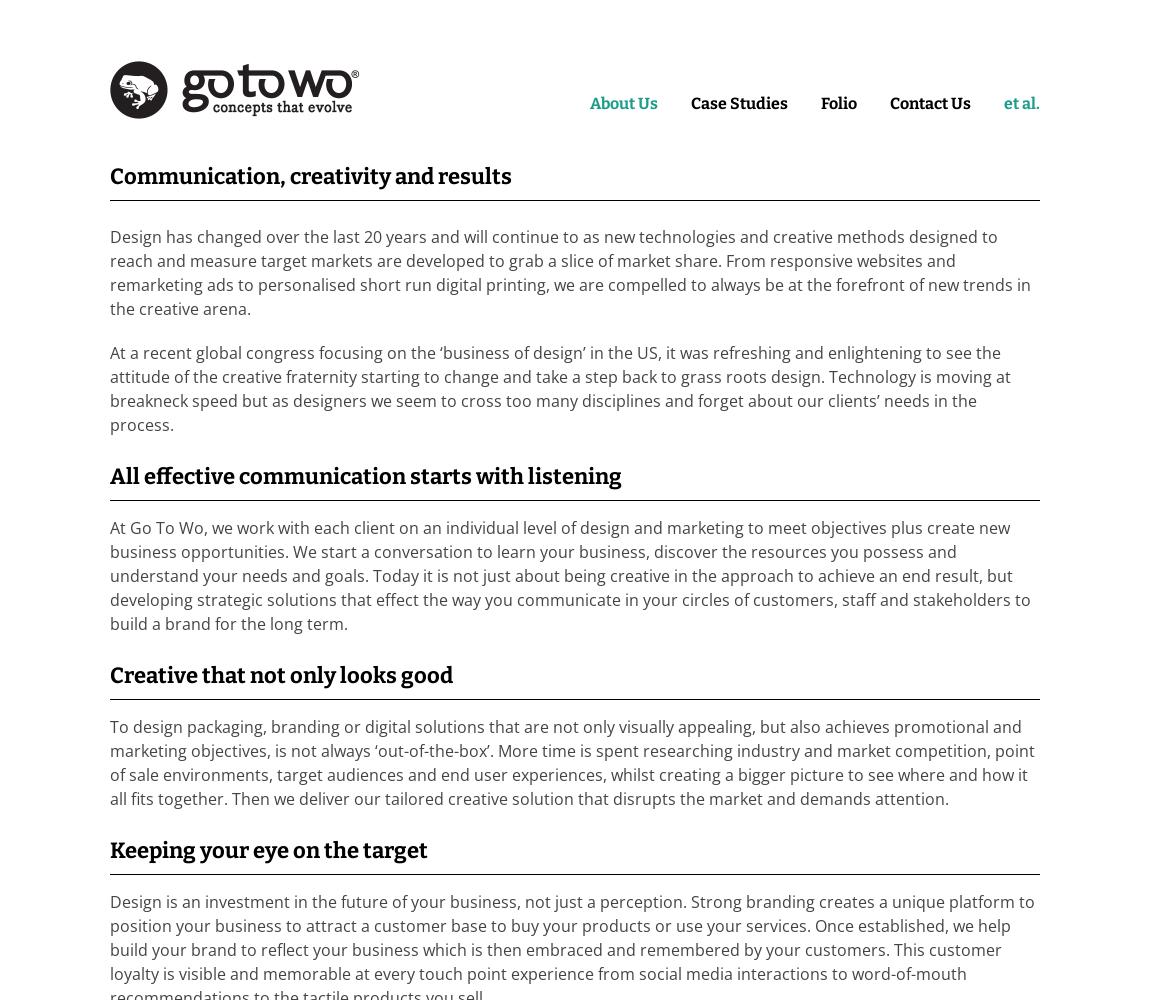 Image resolution: width=1150 pixels, height=1000 pixels. I want to click on 'To design packaging, branding or digital solutions that are not only visually appealing, but also achieves promotional and marketing objectives, is not always ‘out-of-the-box’. More time is spent researching industry and market competition, point of sale environments, target audiences and end user experiences, whilst creating a bigger picture to see where and how it all fits together. Then we deliver our tailored creative solution that disrupts the market and demands attention.', so click(572, 763).